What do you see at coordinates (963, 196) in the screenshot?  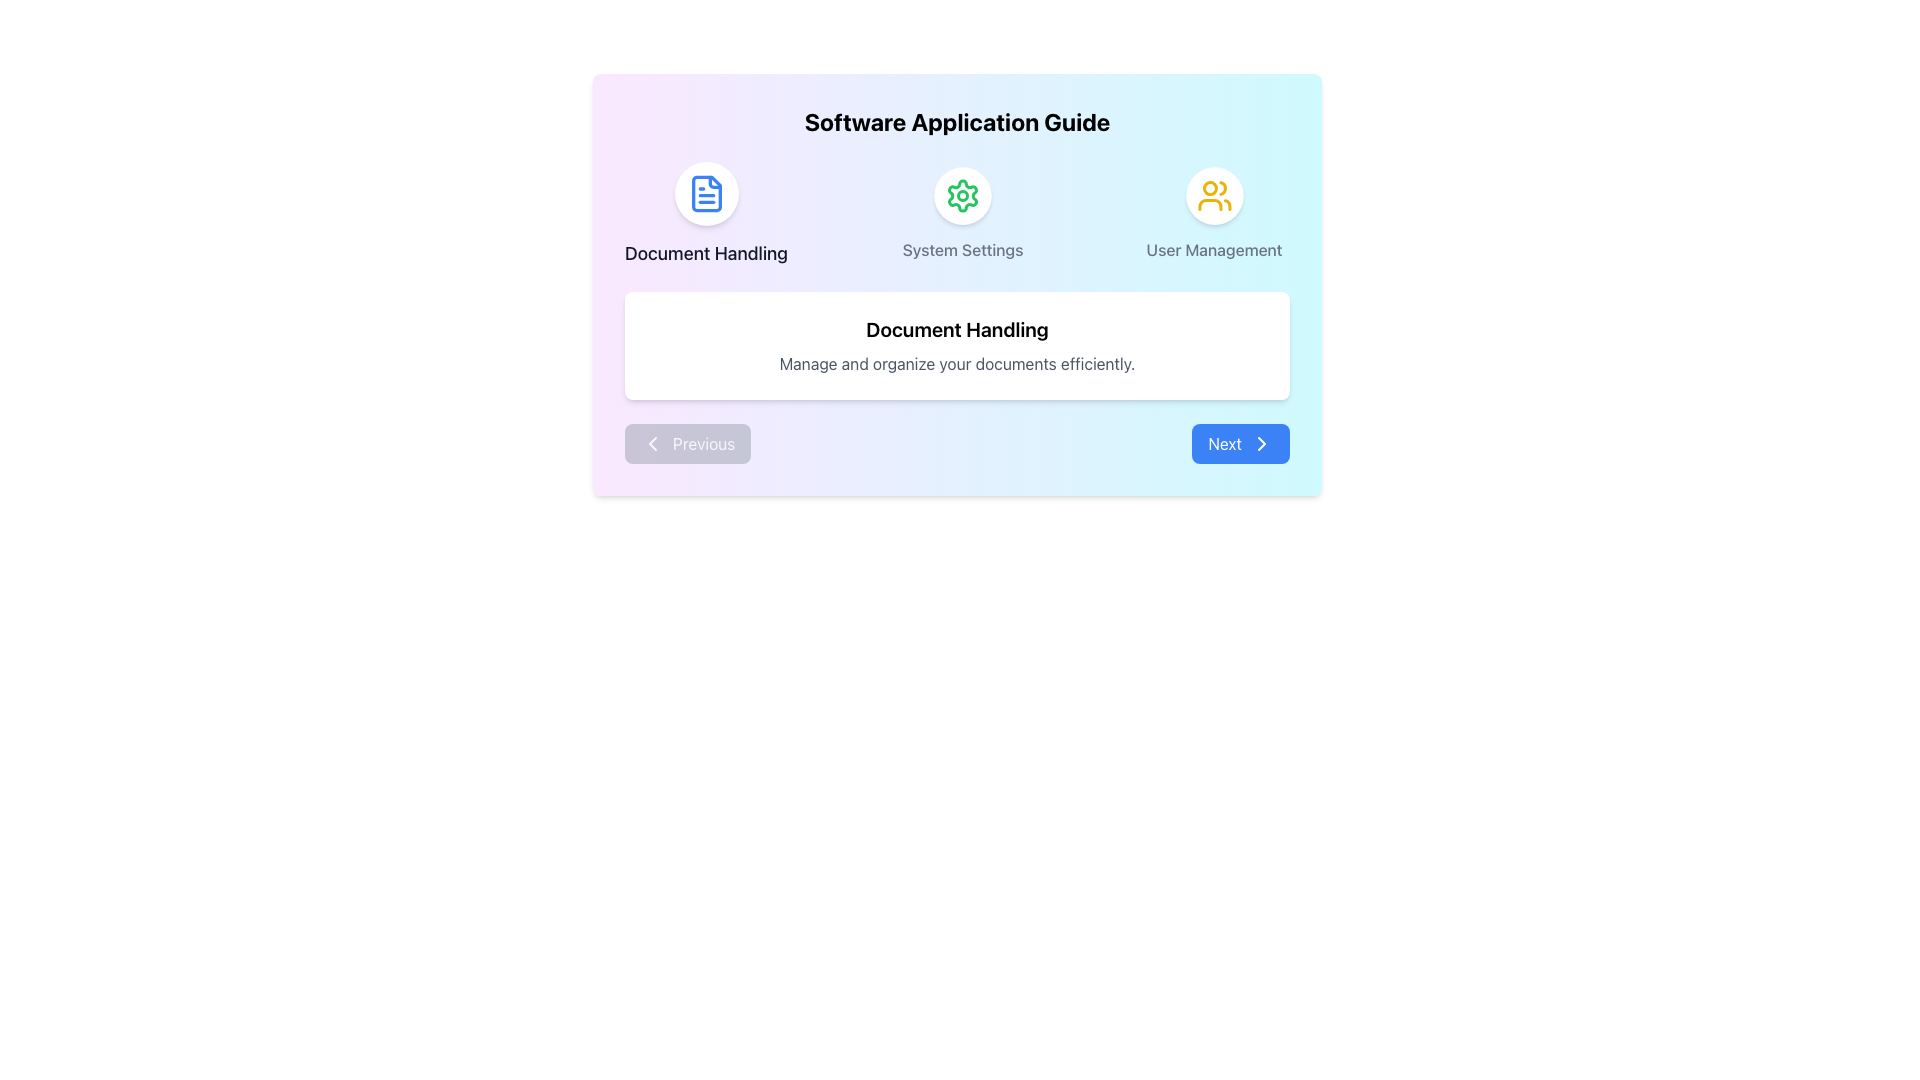 I see `the SVG circle component of the 'System Settings' icon, which is the middle icon in a horizontal arrangement at the top of the interface` at bounding box center [963, 196].